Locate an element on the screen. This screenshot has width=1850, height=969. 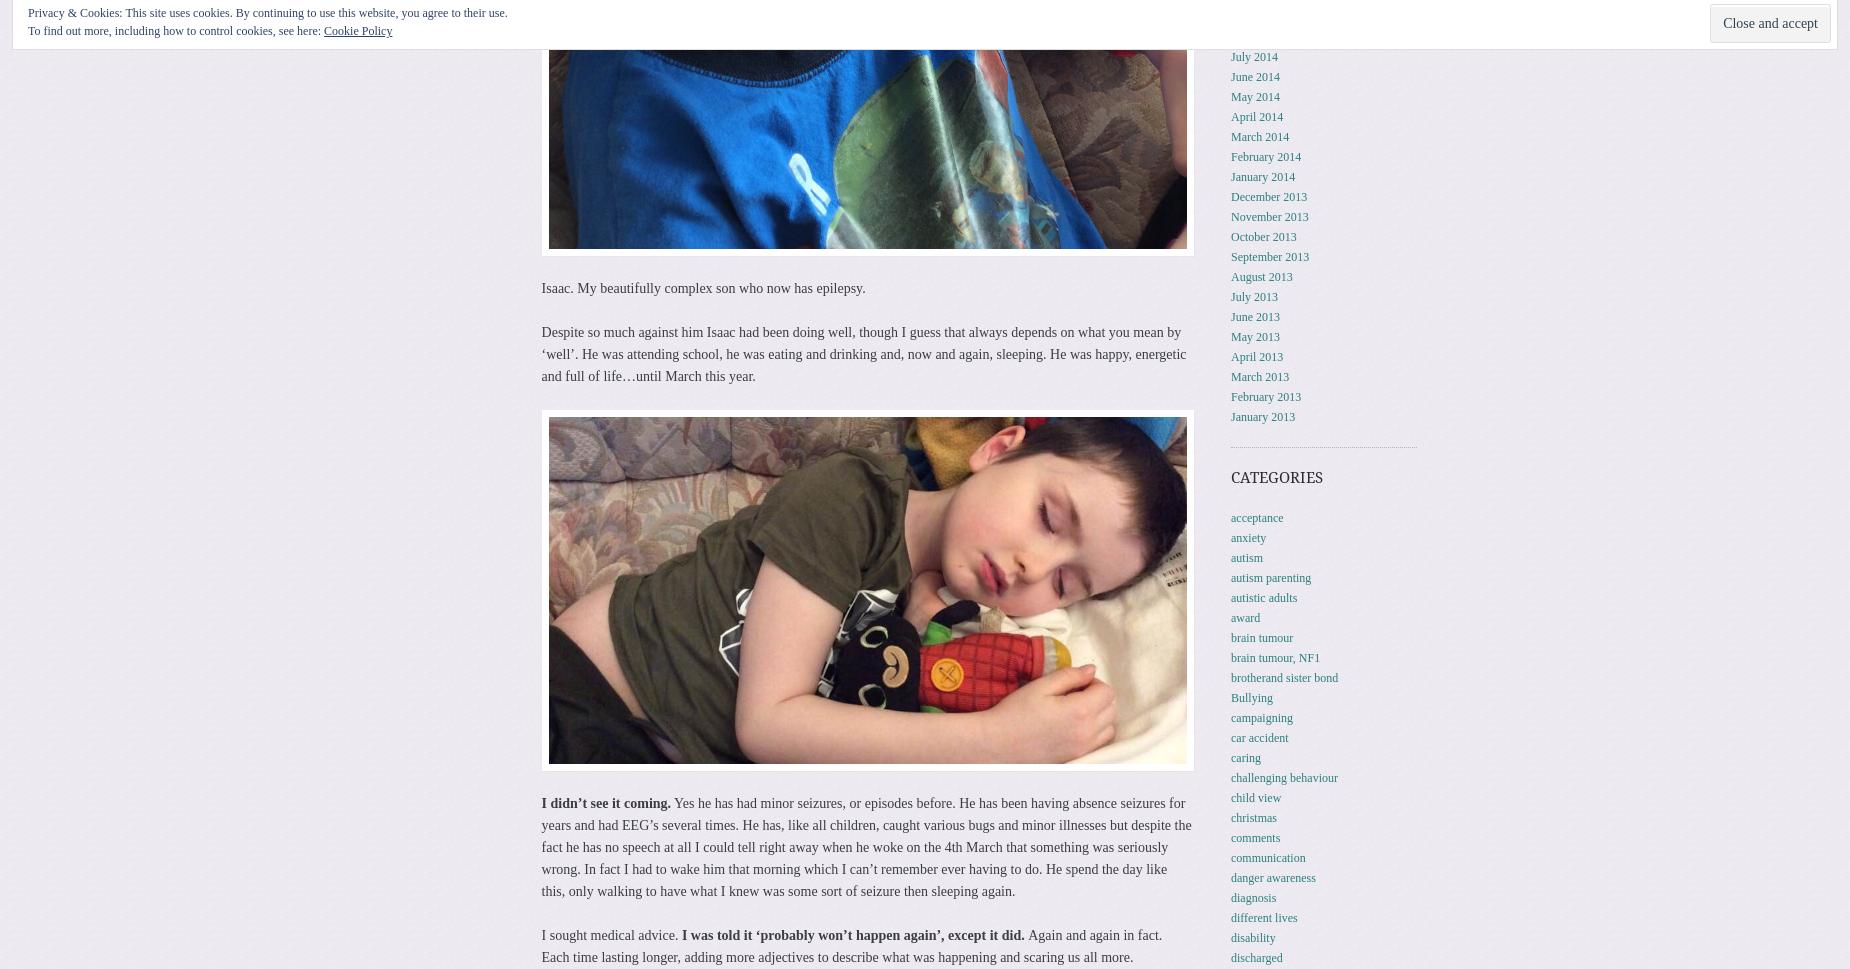
'May 2013' is located at coordinates (1229, 334).